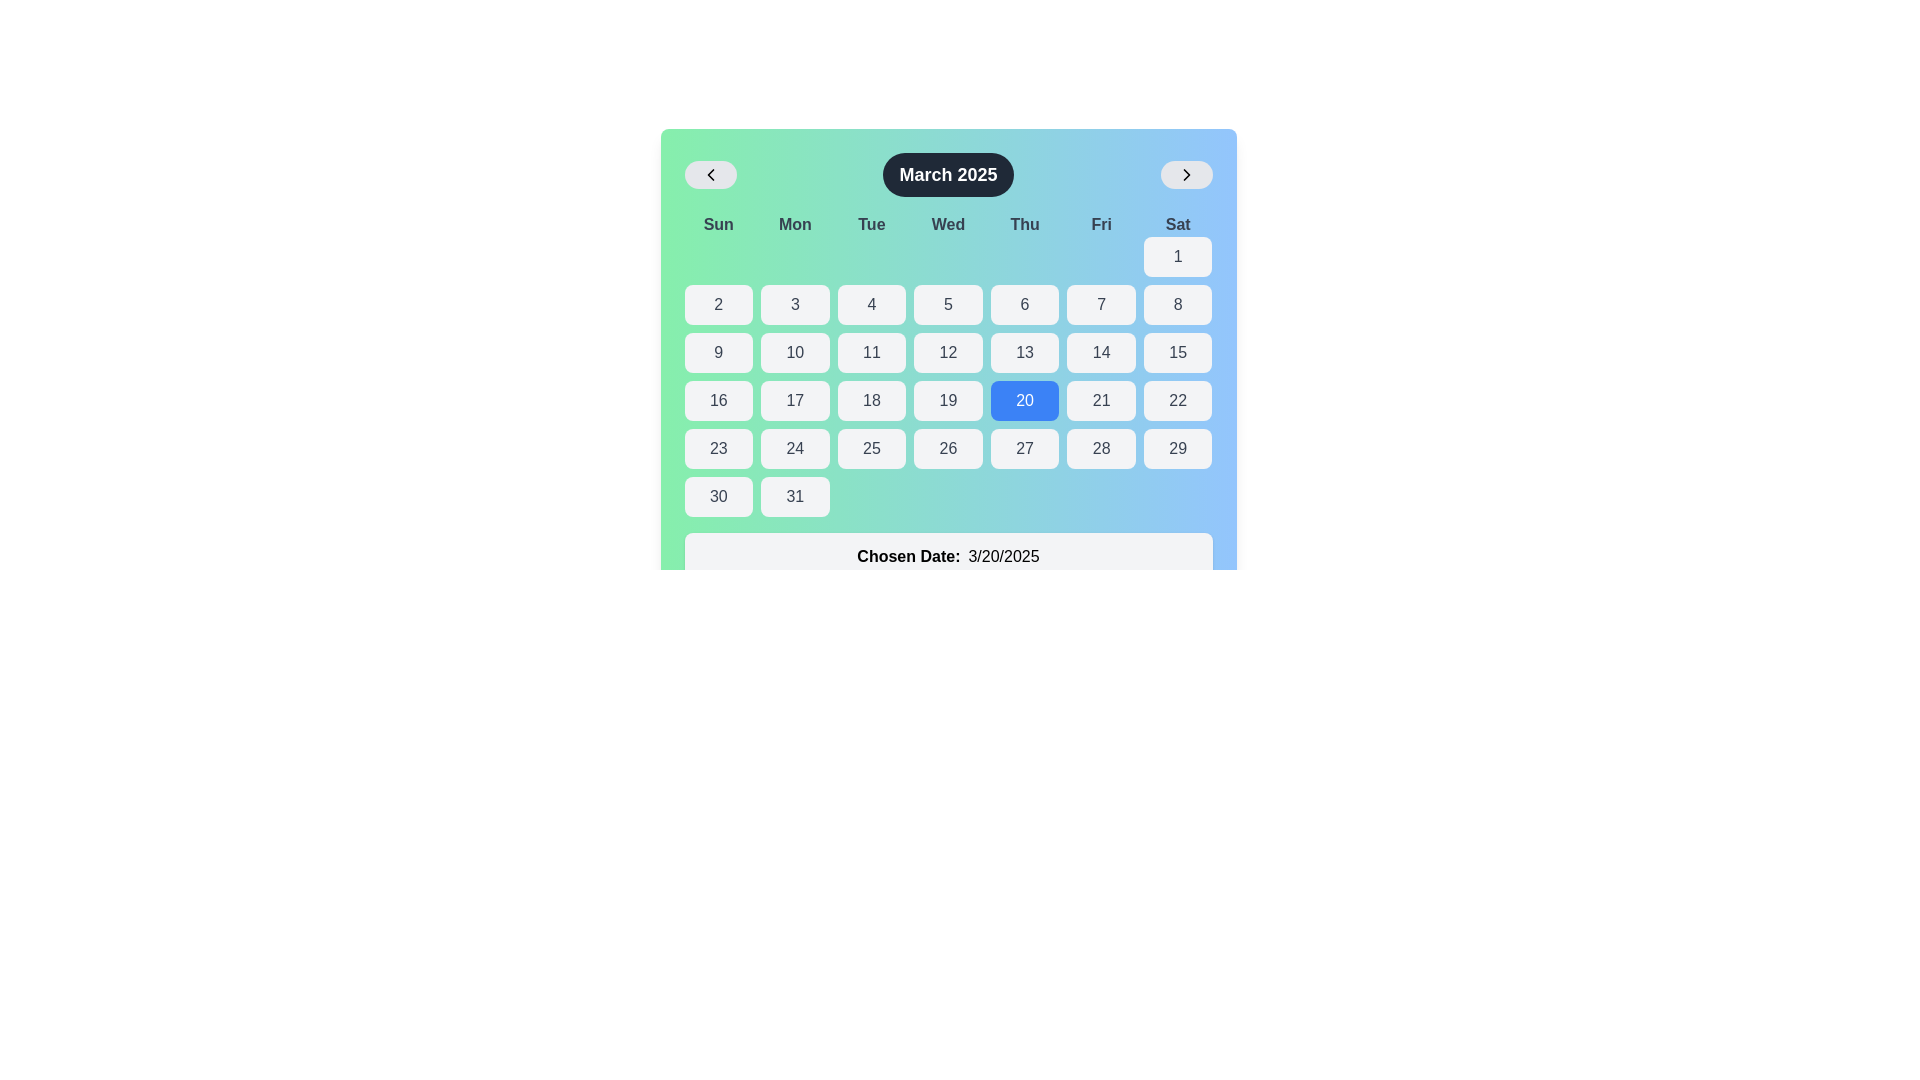 The image size is (1920, 1080). Describe the element at coordinates (1178, 447) in the screenshot. I see `the button representing the 29th date of the month in the calendar interface` at that location.